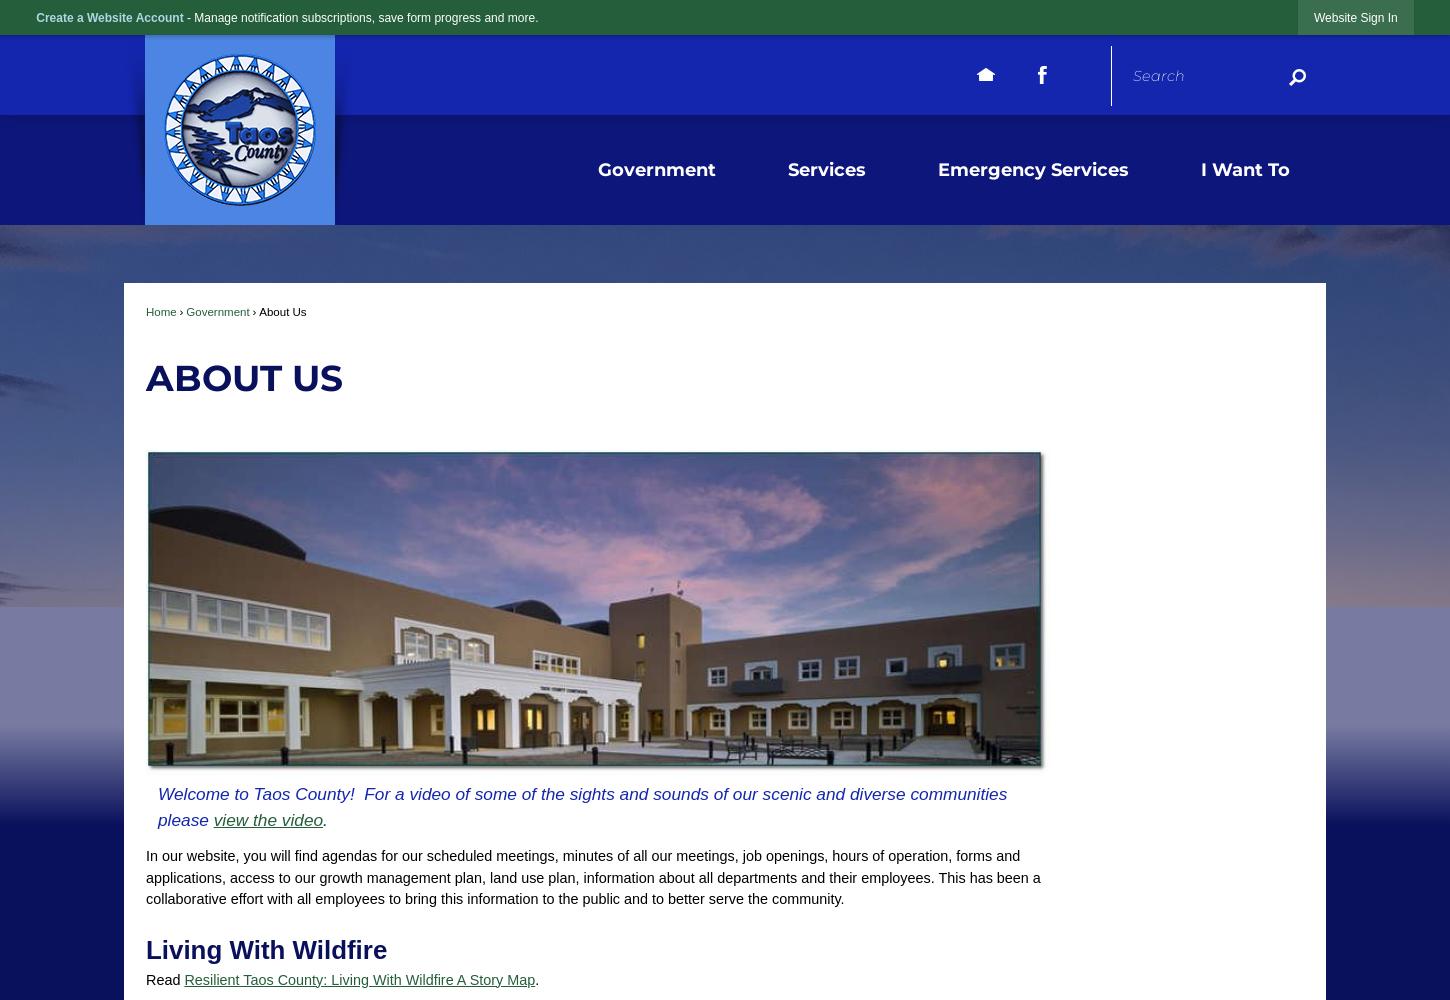 Image resolution: width=1450 pixels, height=1000 pixels. Describe the element at coordinates (144, 877) in the screenshot. I see `'In our website, you will find agendas for our scheduled meetings, minutes of all our meetings, job openings, hours of operation, forms and applications, access to our growth management plan, land use plan, information about all departments and their employees. This has been a collaborative effort with all employees to bring this information to the public and to better serve the community.'` at that location.